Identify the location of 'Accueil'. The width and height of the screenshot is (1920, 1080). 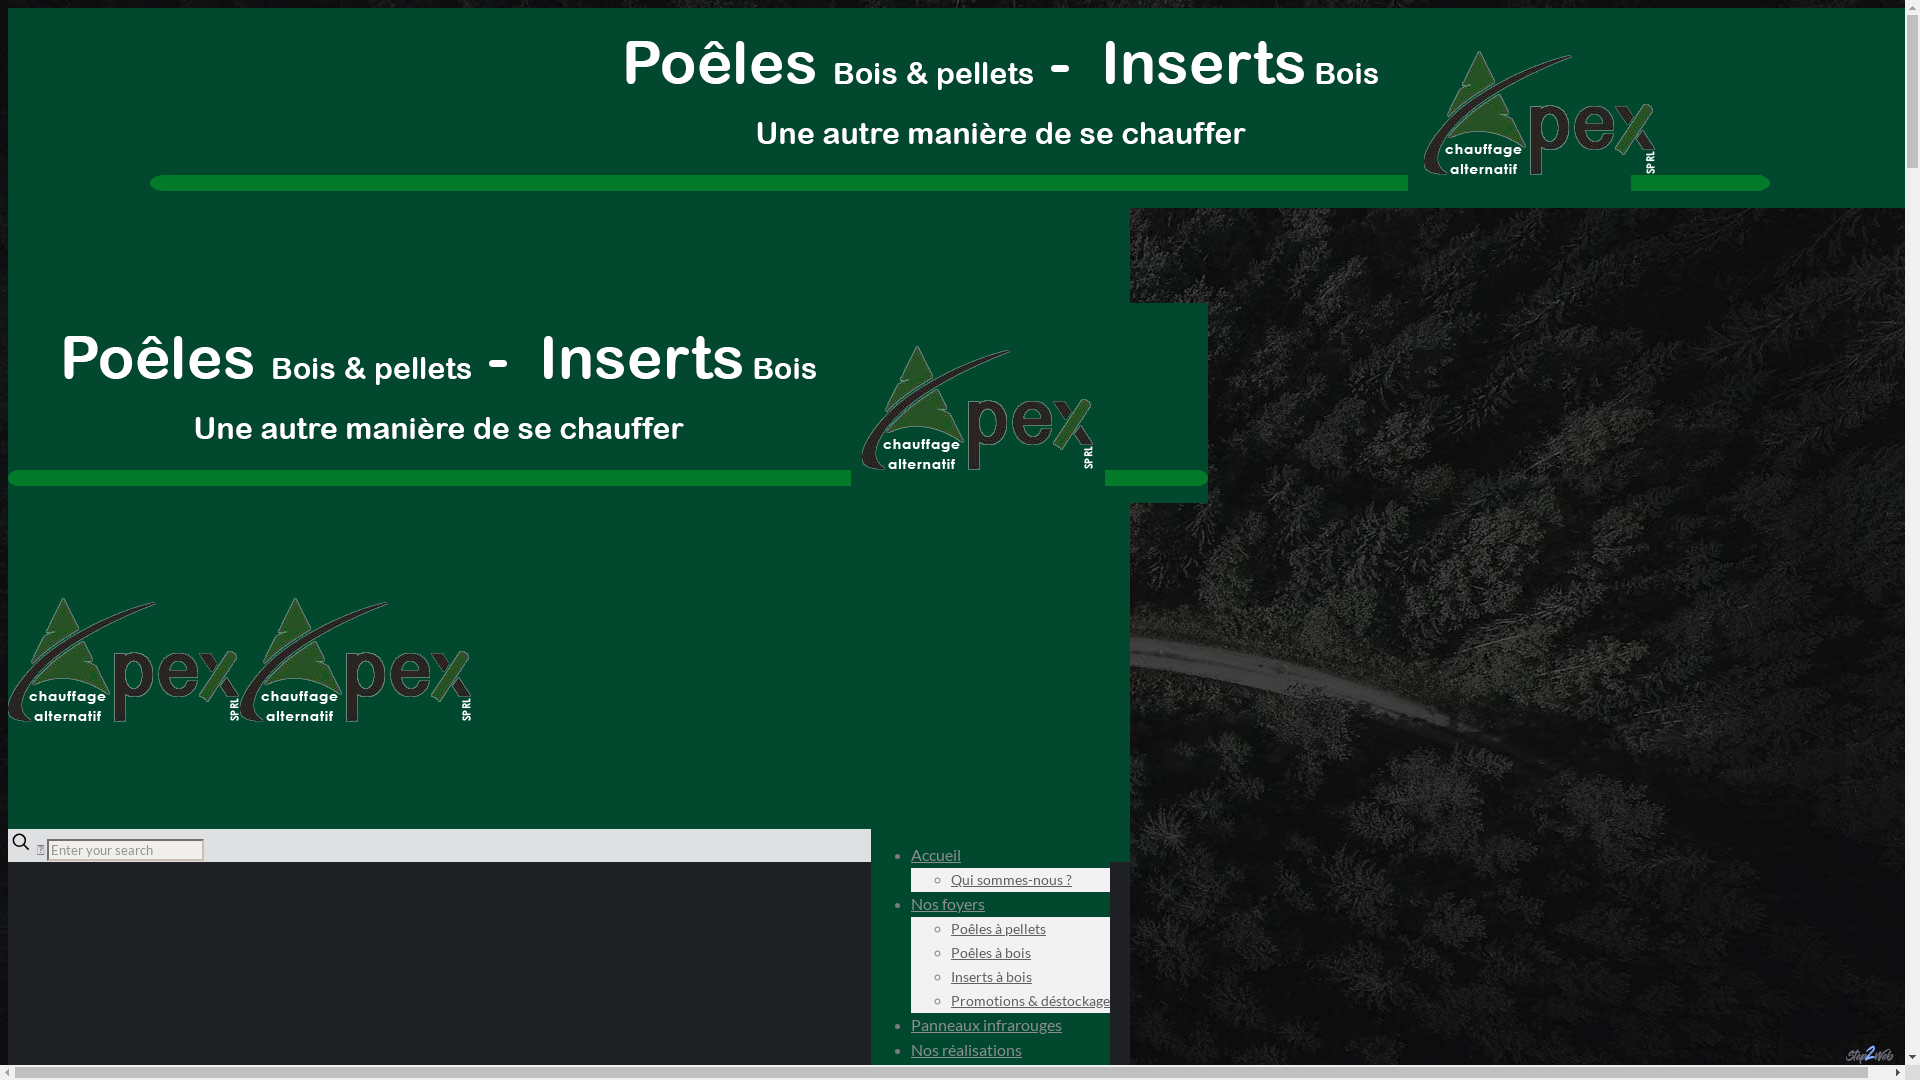
(935, 854).